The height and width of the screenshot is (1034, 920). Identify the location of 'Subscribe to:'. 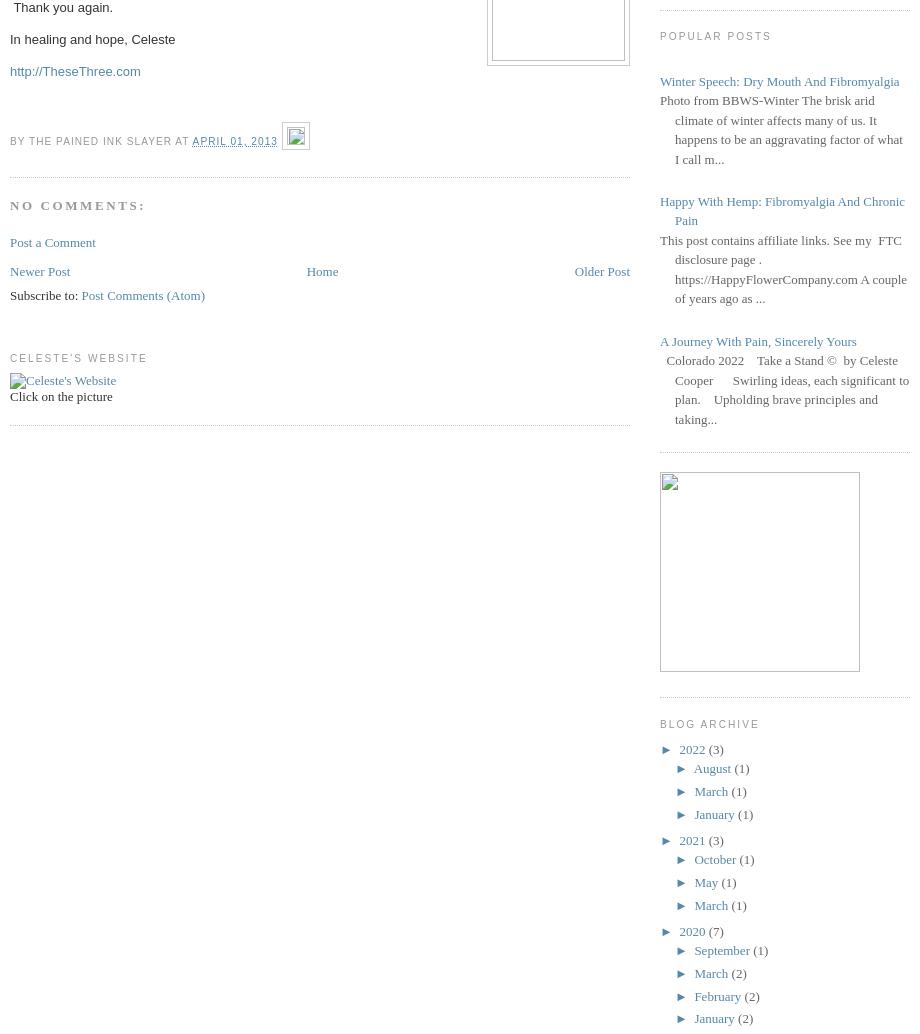
(45, 294).